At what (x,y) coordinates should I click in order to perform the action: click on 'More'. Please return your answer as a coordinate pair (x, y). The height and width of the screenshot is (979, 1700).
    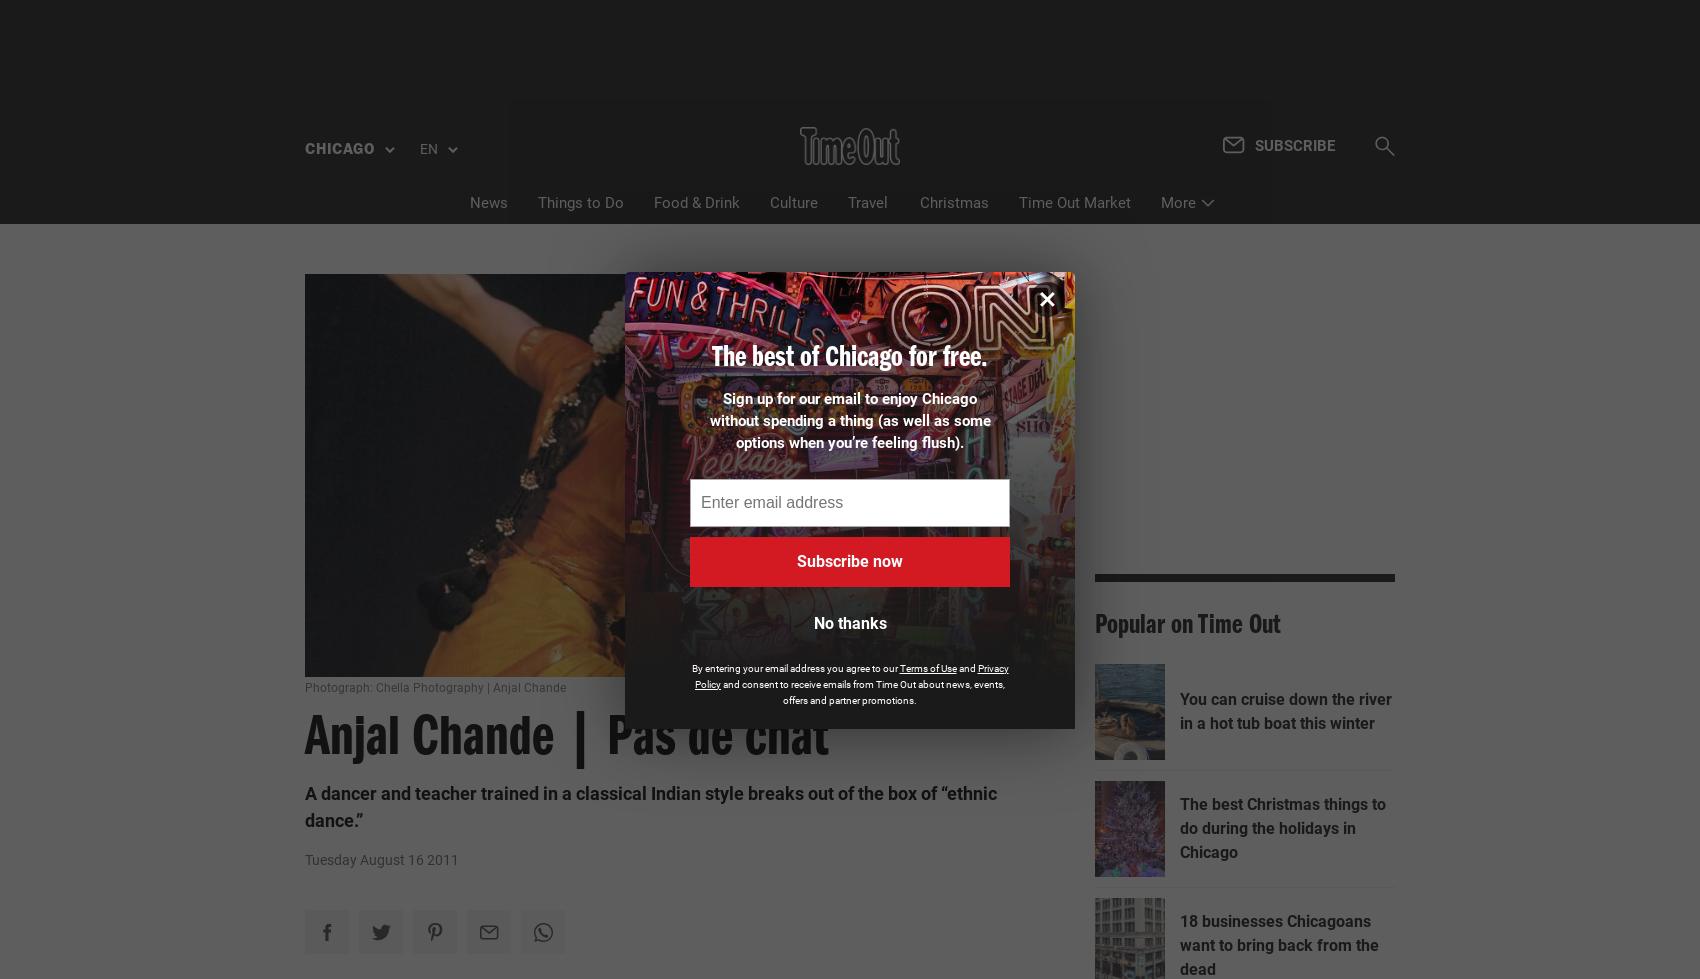
    Looking at the image, I should click on (1177, 111).